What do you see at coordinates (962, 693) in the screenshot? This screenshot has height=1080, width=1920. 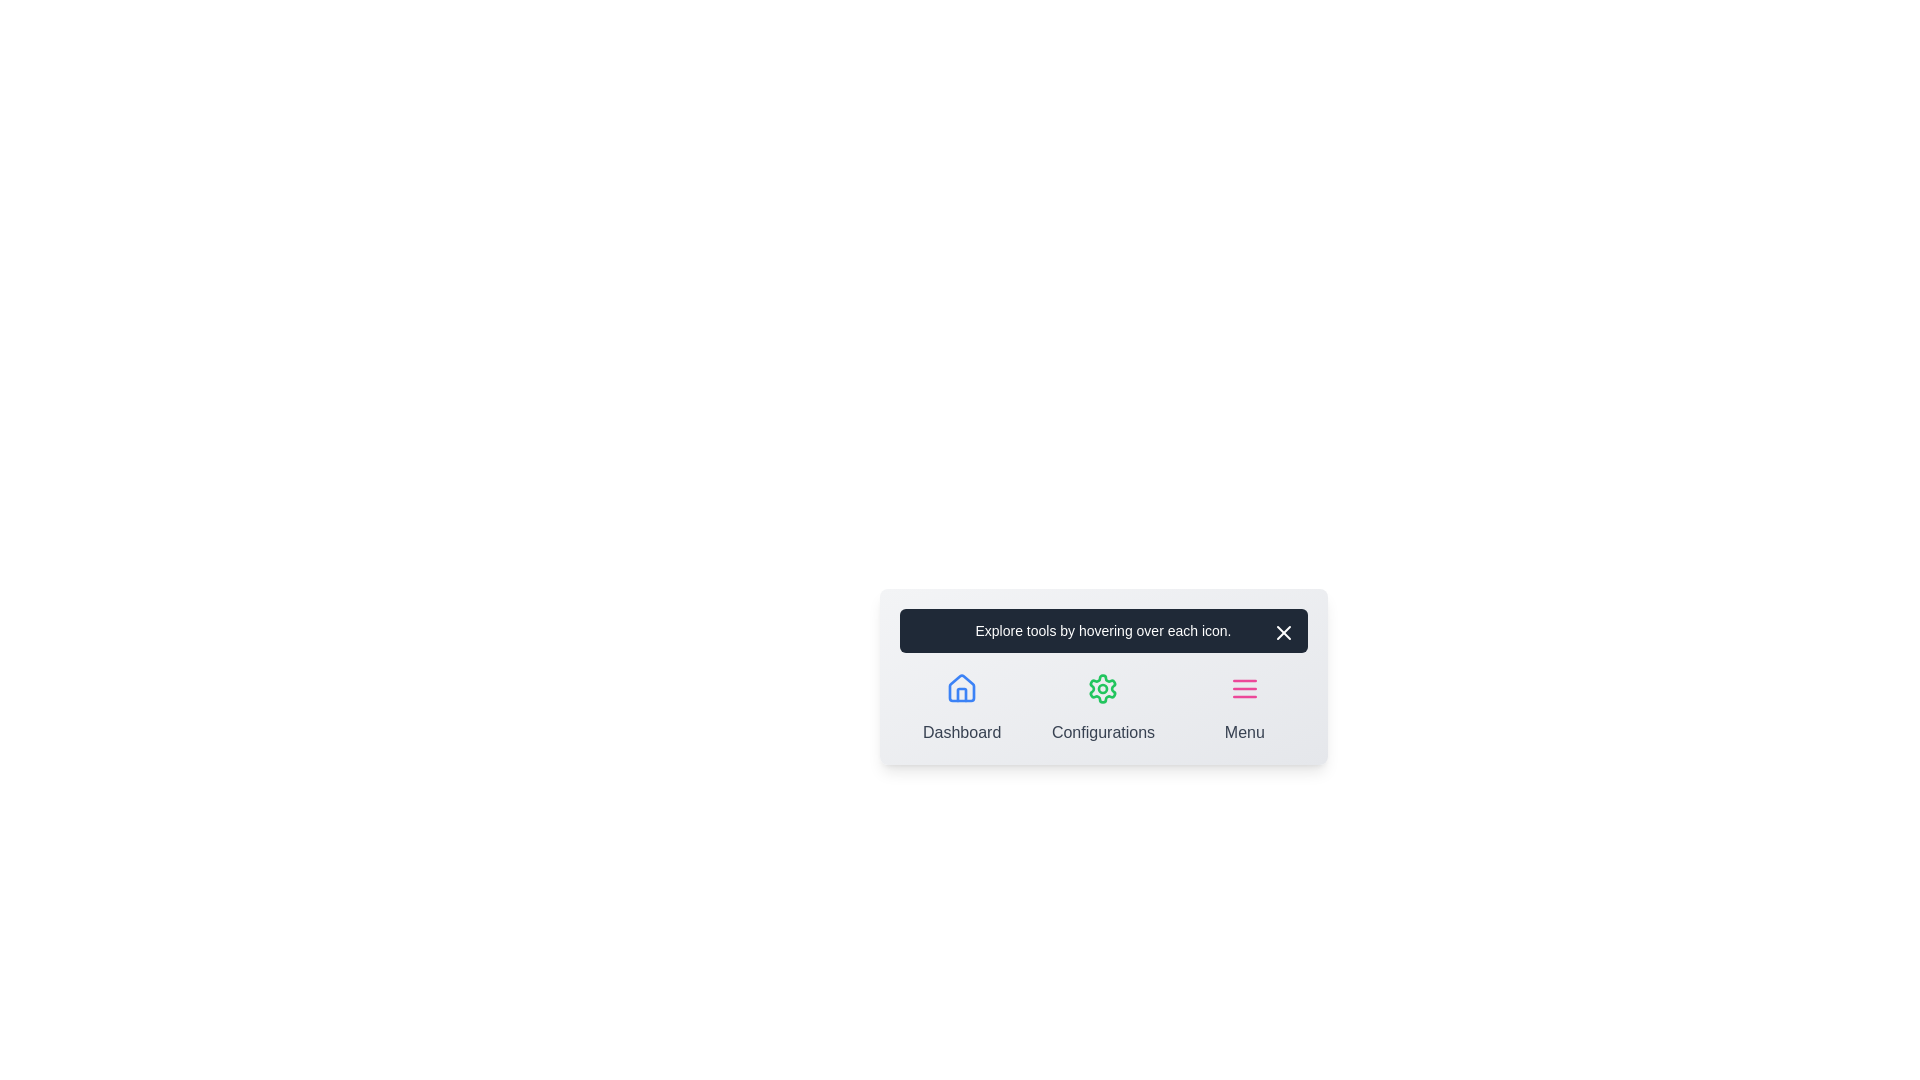 I see `the door element within the house icon located at the bottom-left corner of the interface, adjacent to the 'Dashboard' text` at bounding box center [962, 693].